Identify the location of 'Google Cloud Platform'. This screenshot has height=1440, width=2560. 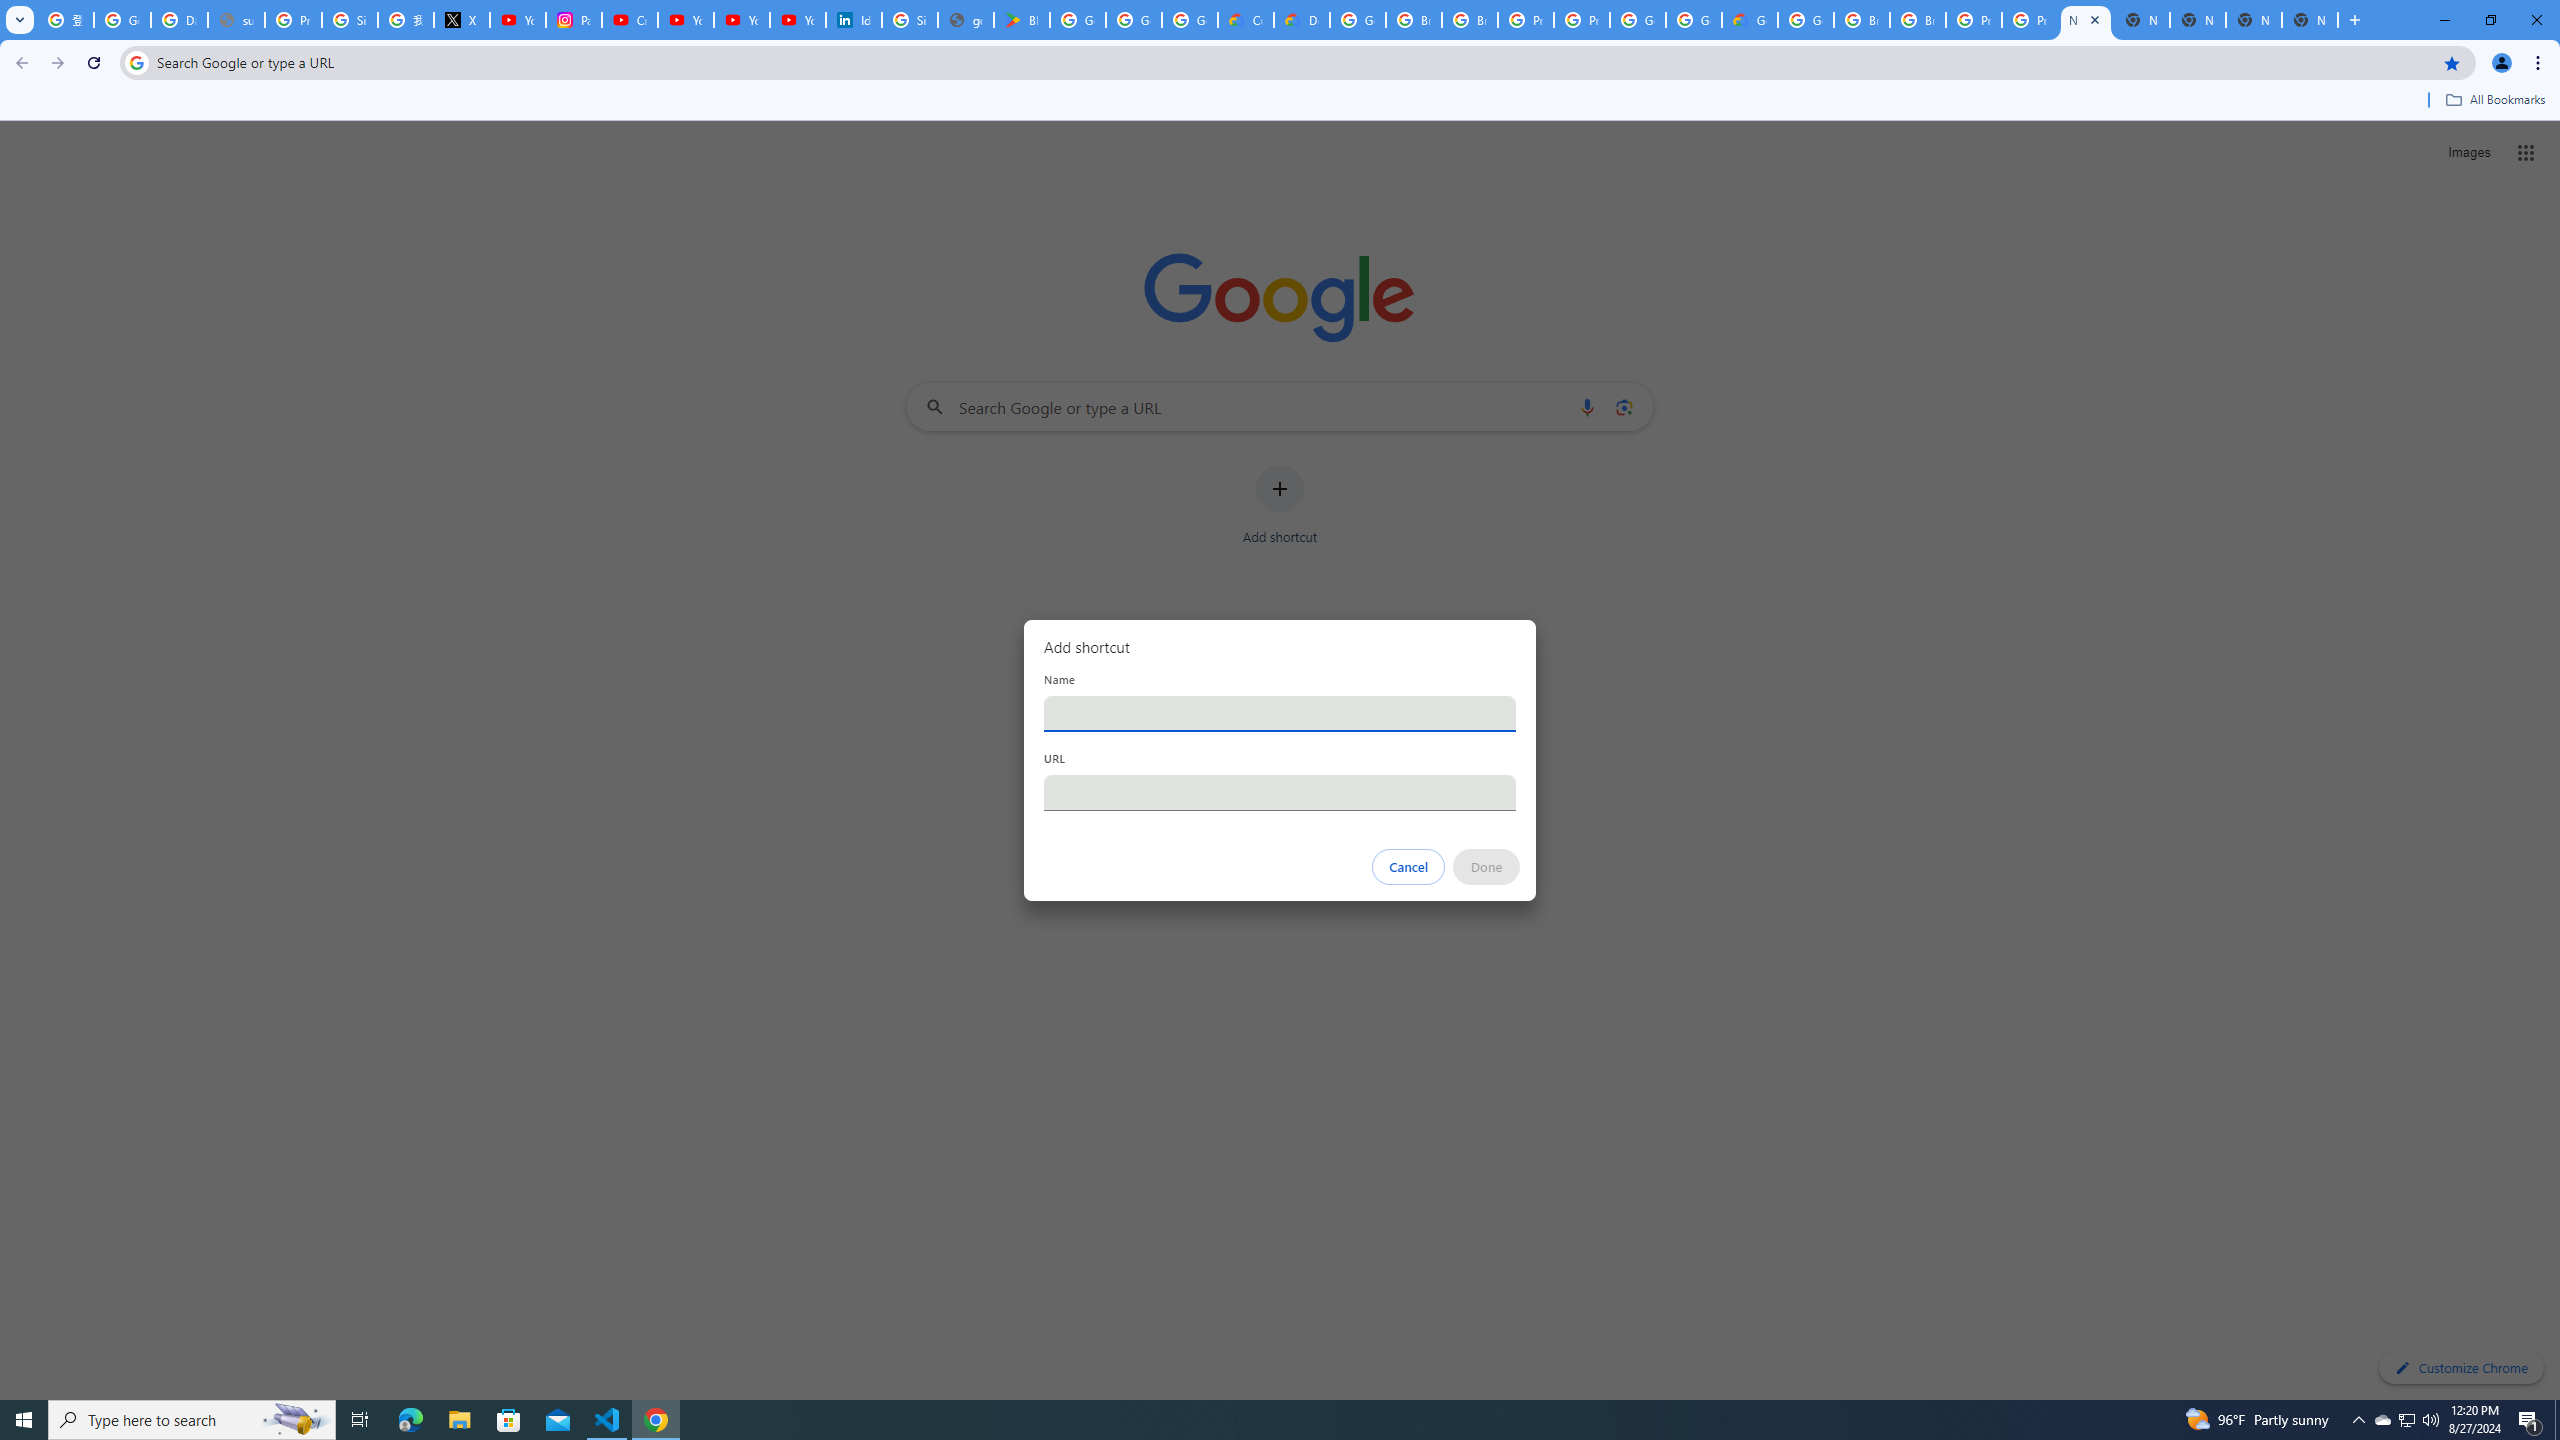
(1636, 19).